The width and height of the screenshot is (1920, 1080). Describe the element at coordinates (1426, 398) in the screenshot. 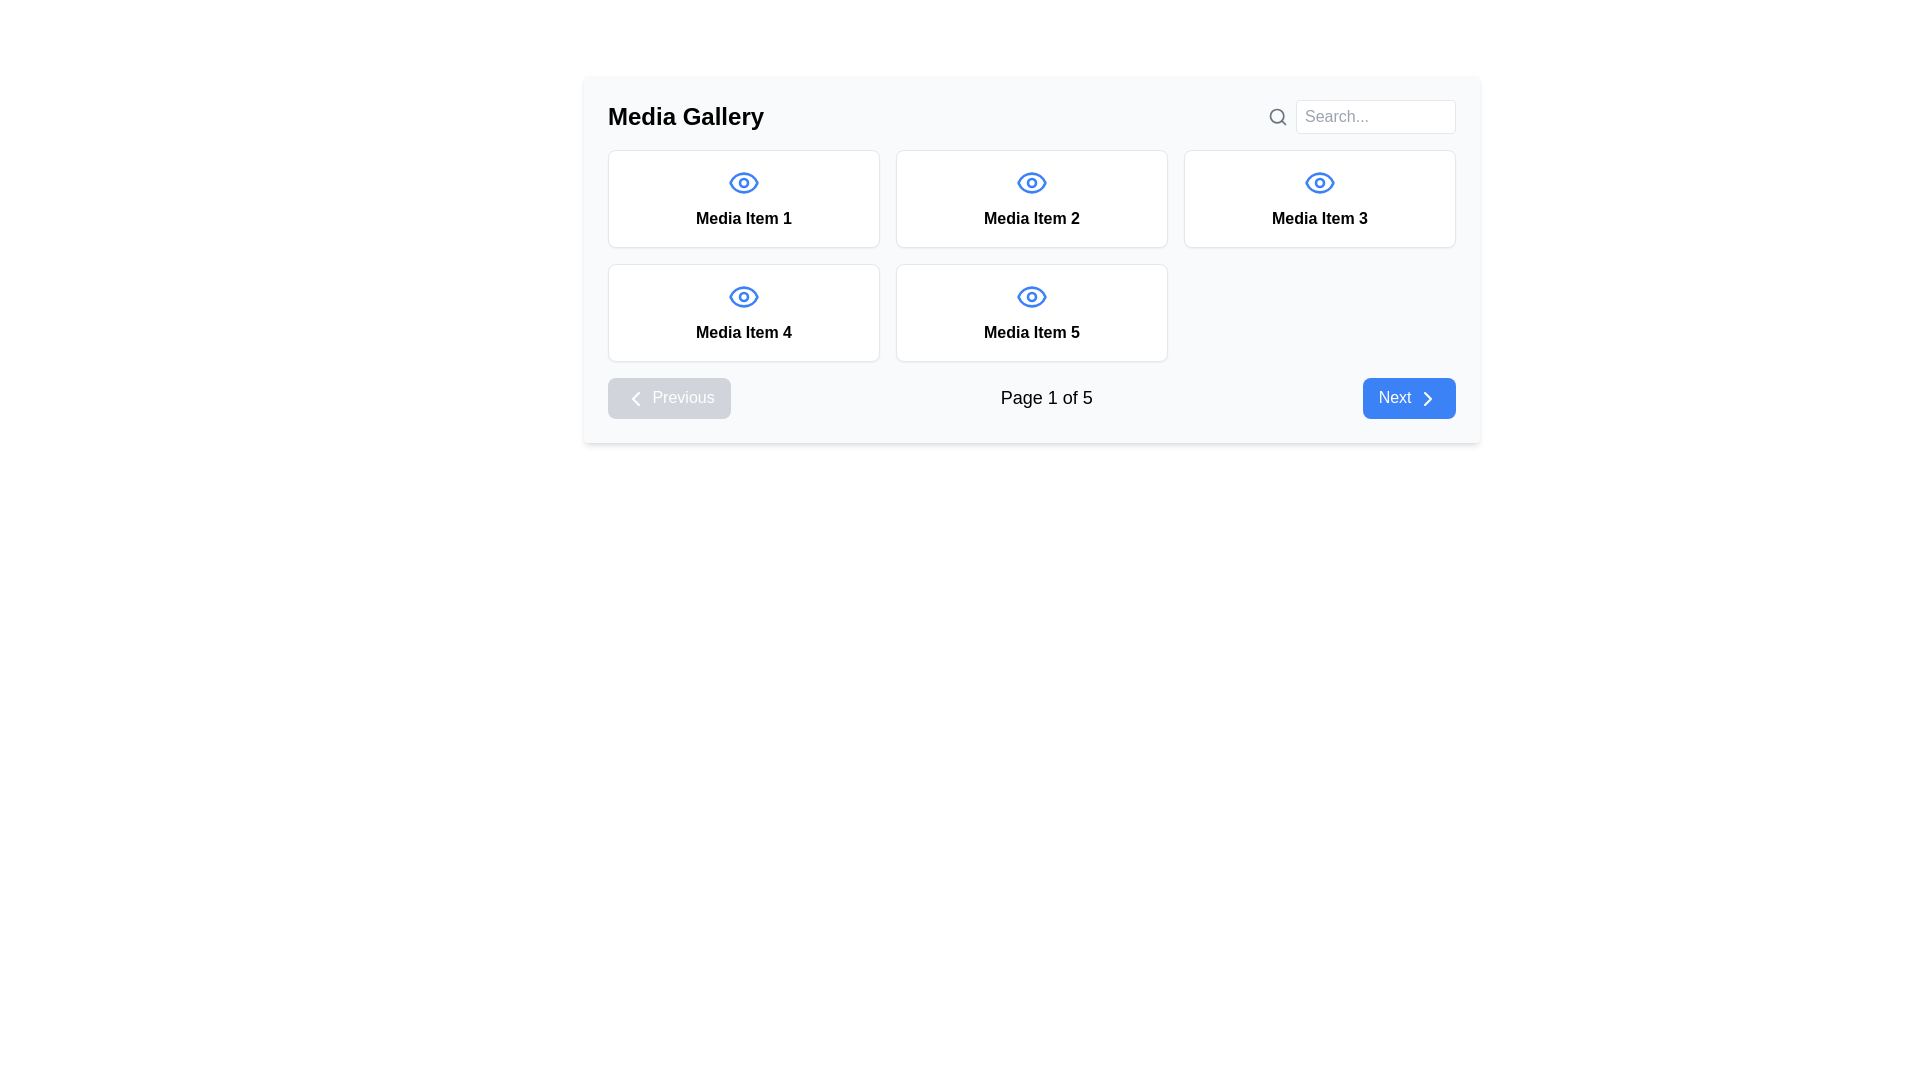

I see `the right-pointing chevron icon located in the 'Next' button at the bottom-right corner of the interface` at that location.